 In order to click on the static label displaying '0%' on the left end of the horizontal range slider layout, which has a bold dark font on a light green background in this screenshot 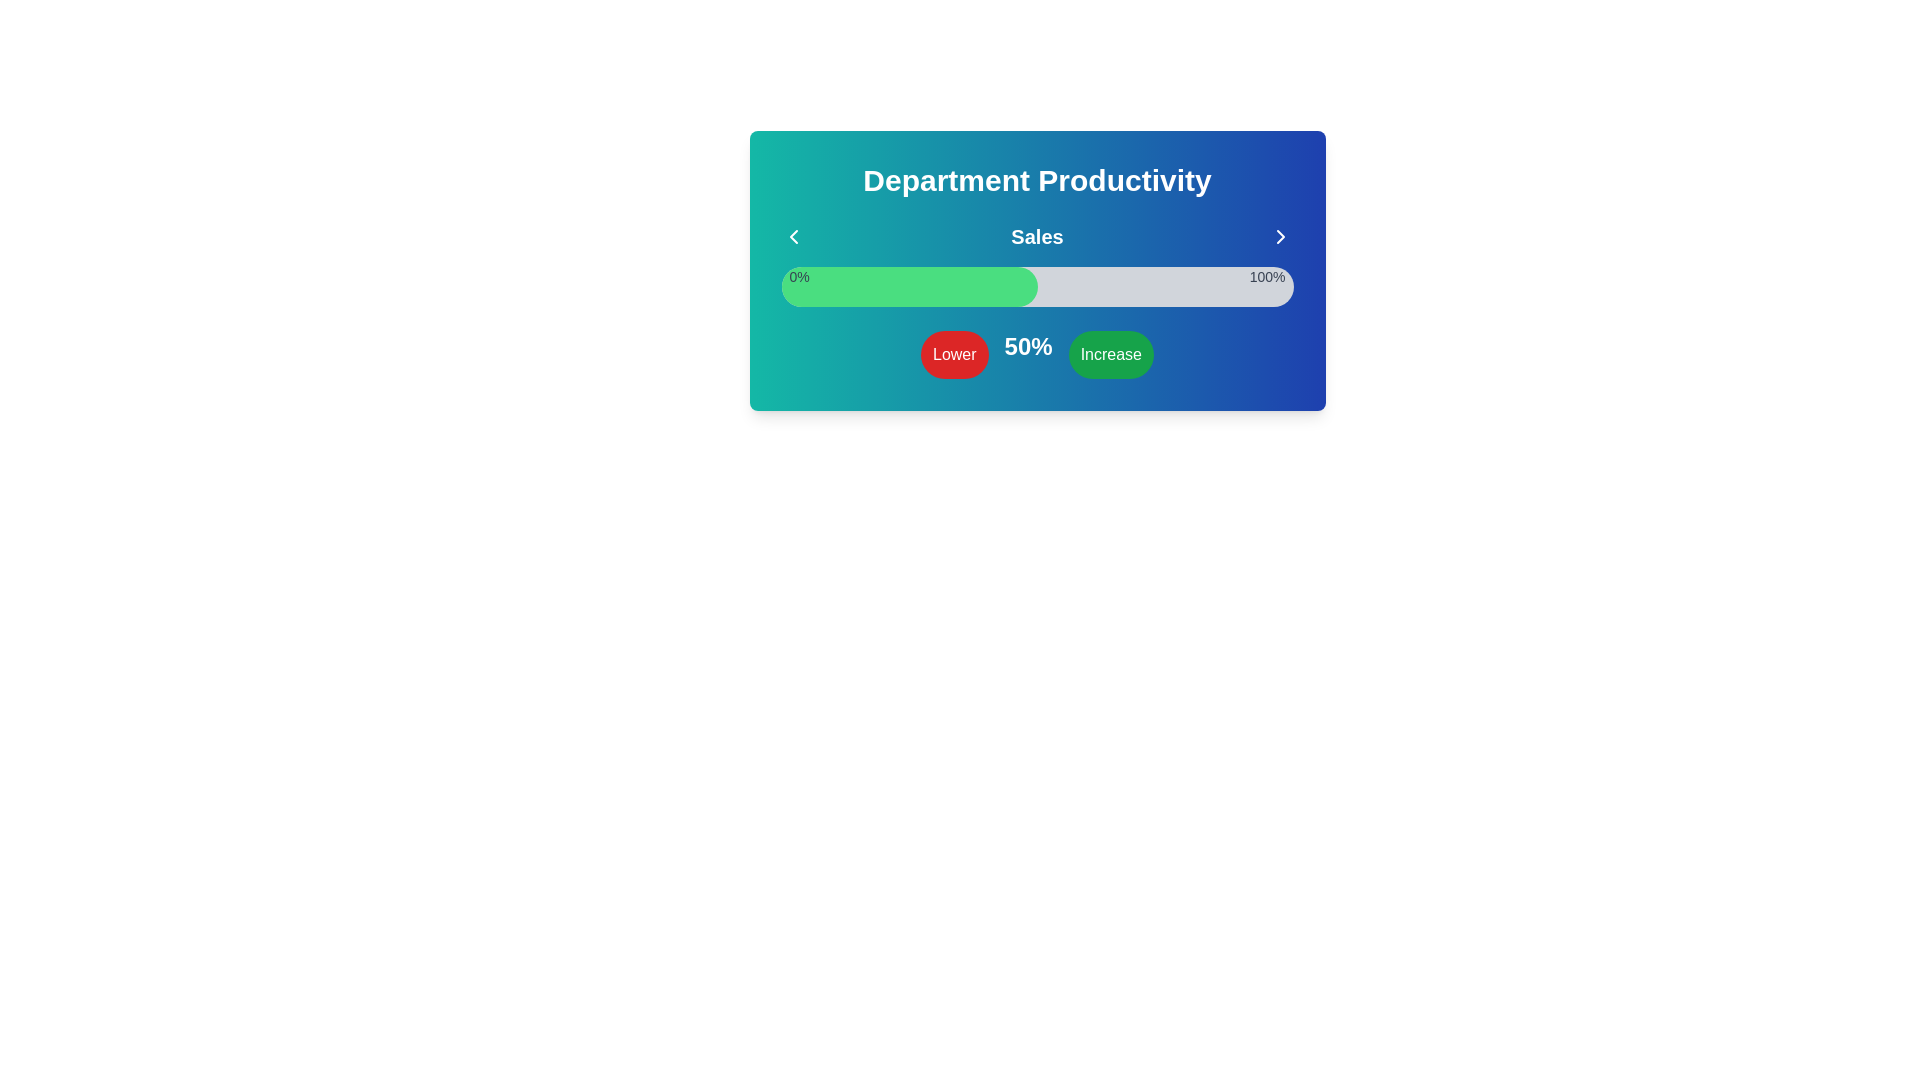, I will do `click(798, 277)`.